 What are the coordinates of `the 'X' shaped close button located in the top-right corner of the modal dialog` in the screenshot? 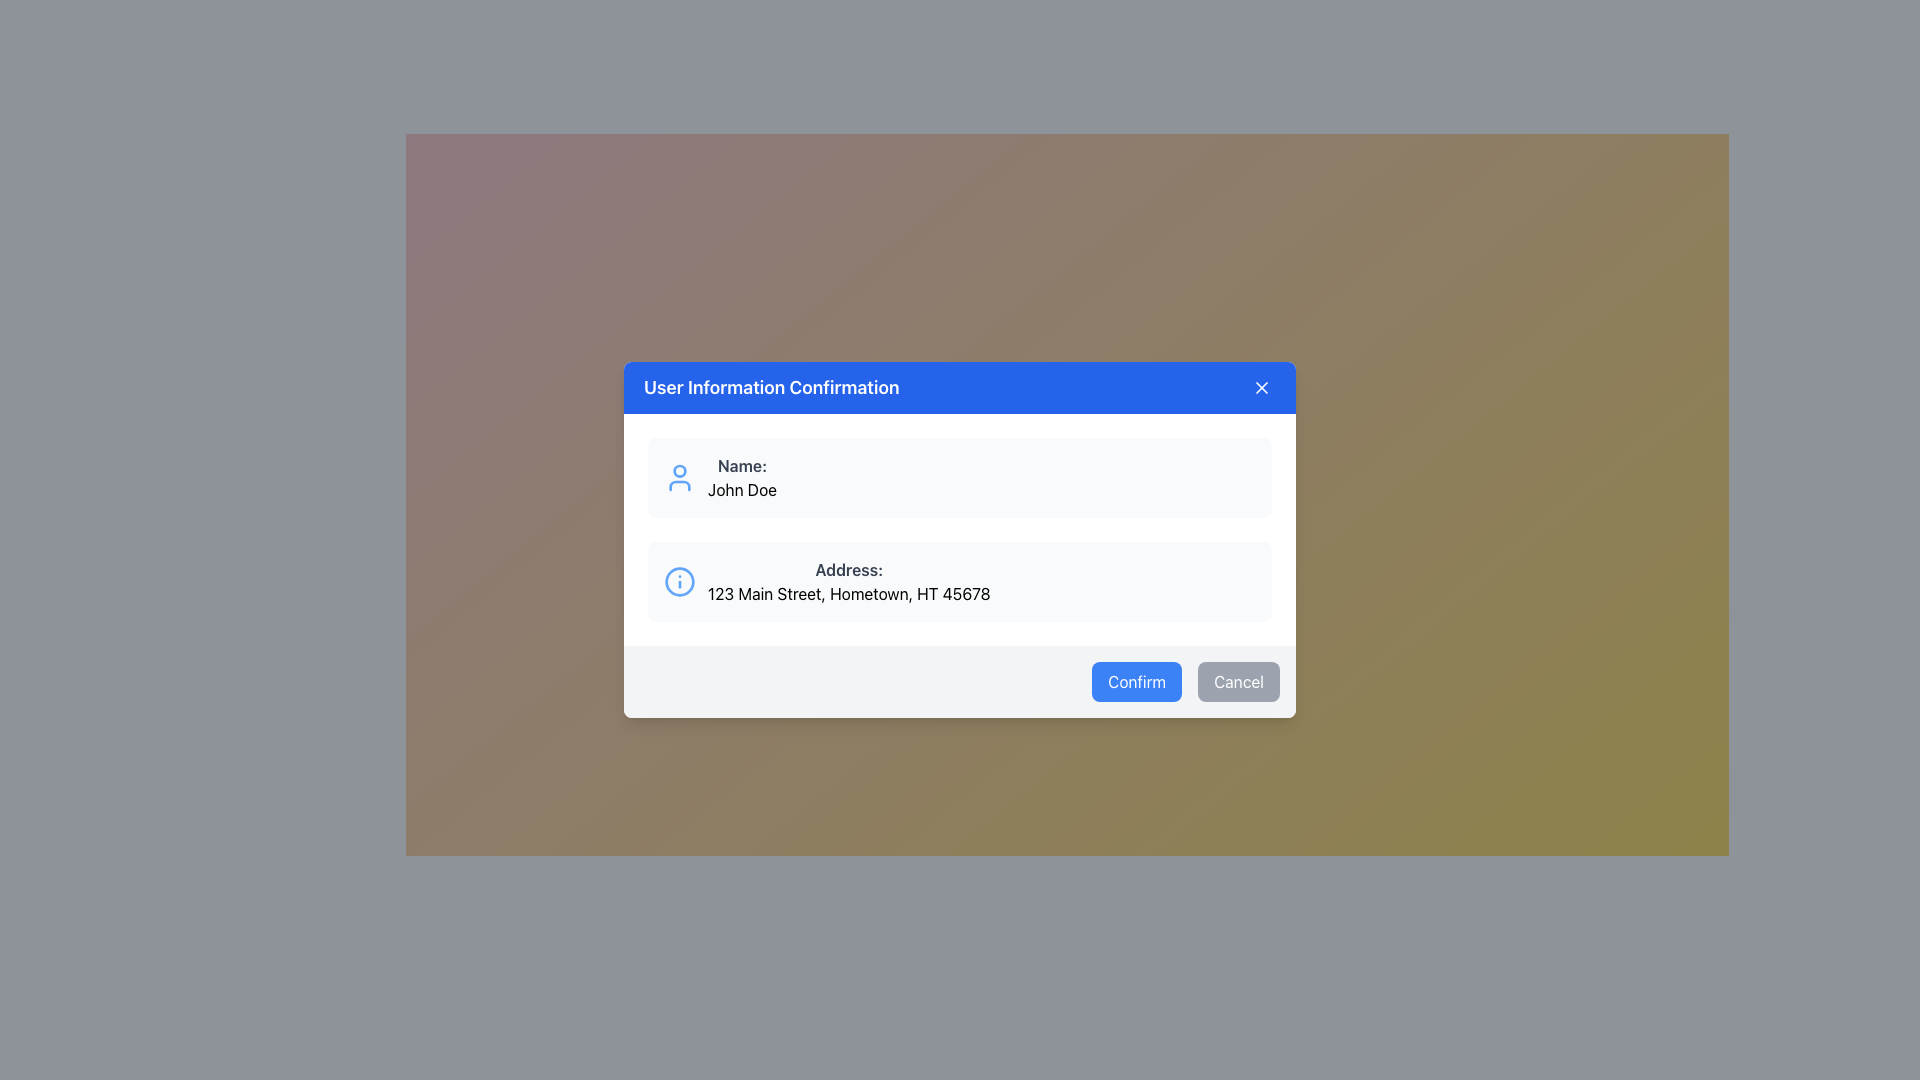 It's located at (1261, 388).